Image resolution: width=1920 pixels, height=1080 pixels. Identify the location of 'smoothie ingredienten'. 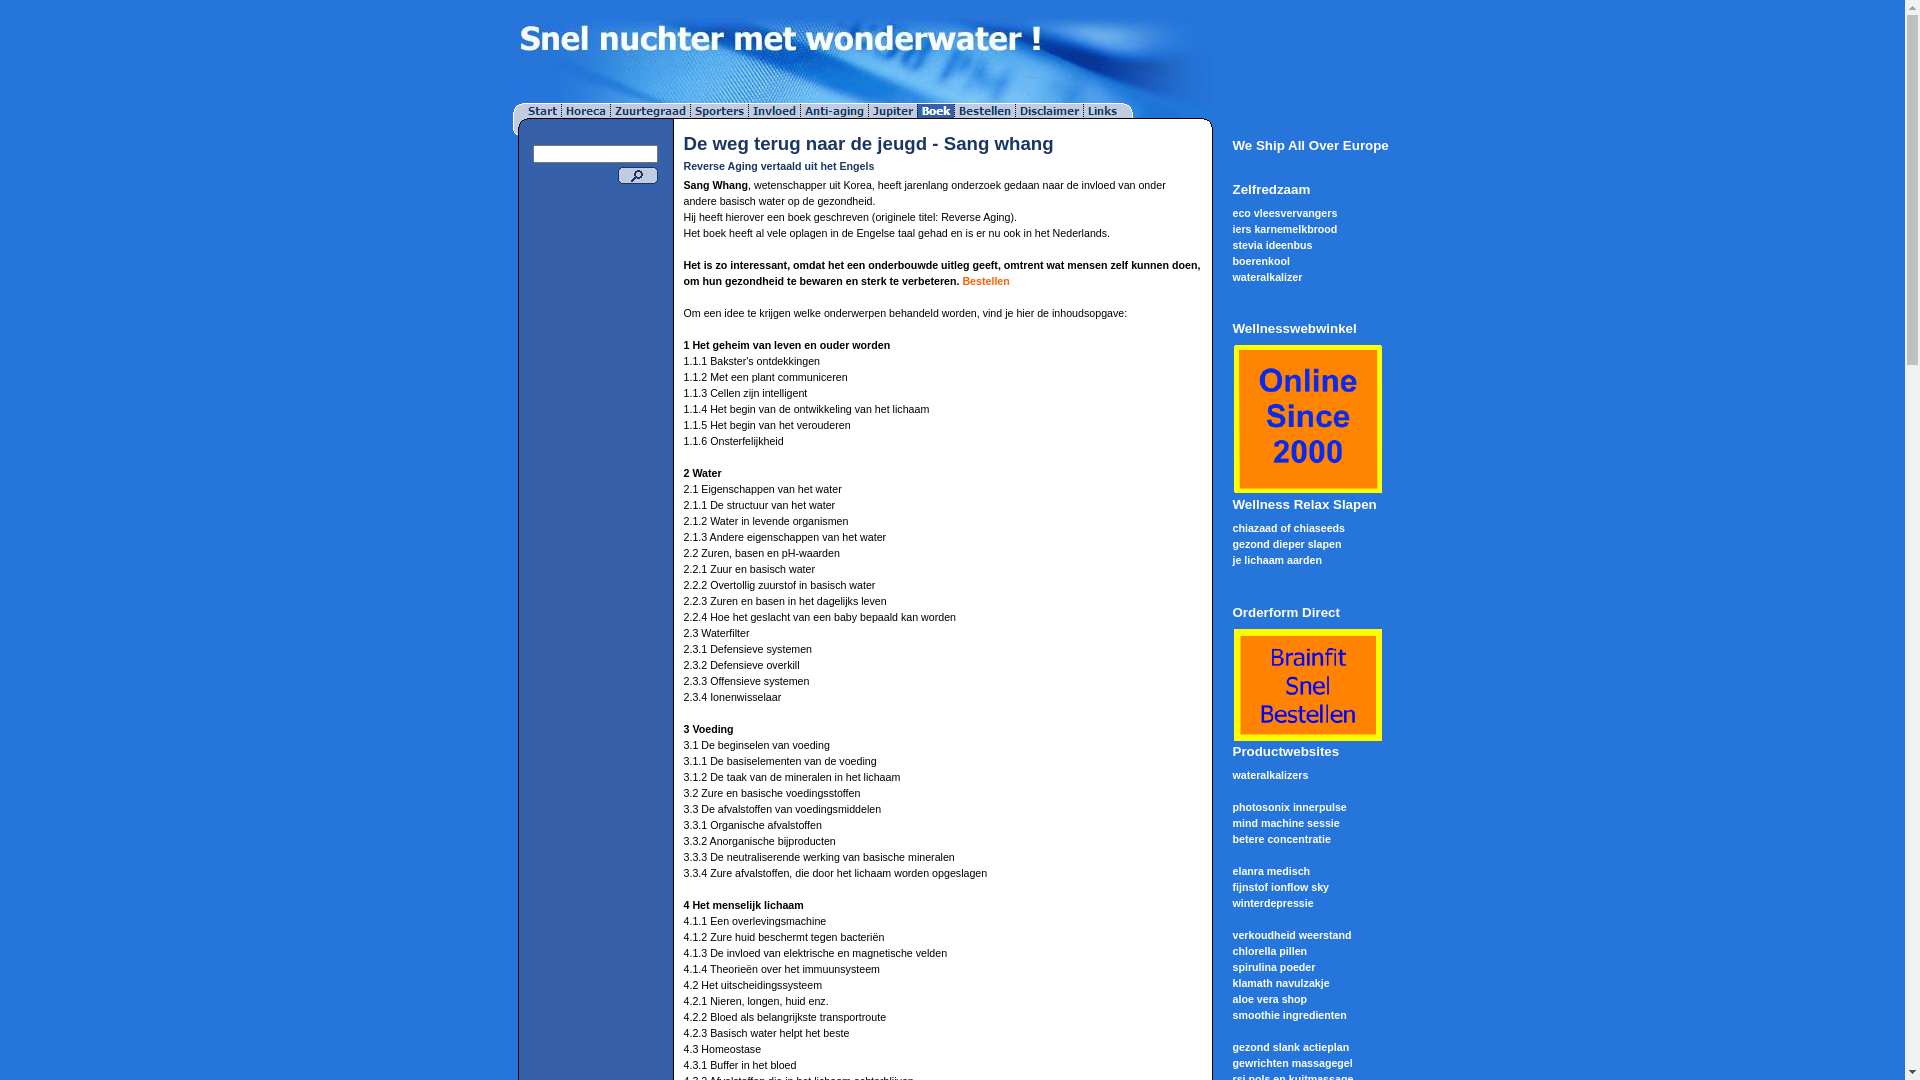
(1289, 1014).